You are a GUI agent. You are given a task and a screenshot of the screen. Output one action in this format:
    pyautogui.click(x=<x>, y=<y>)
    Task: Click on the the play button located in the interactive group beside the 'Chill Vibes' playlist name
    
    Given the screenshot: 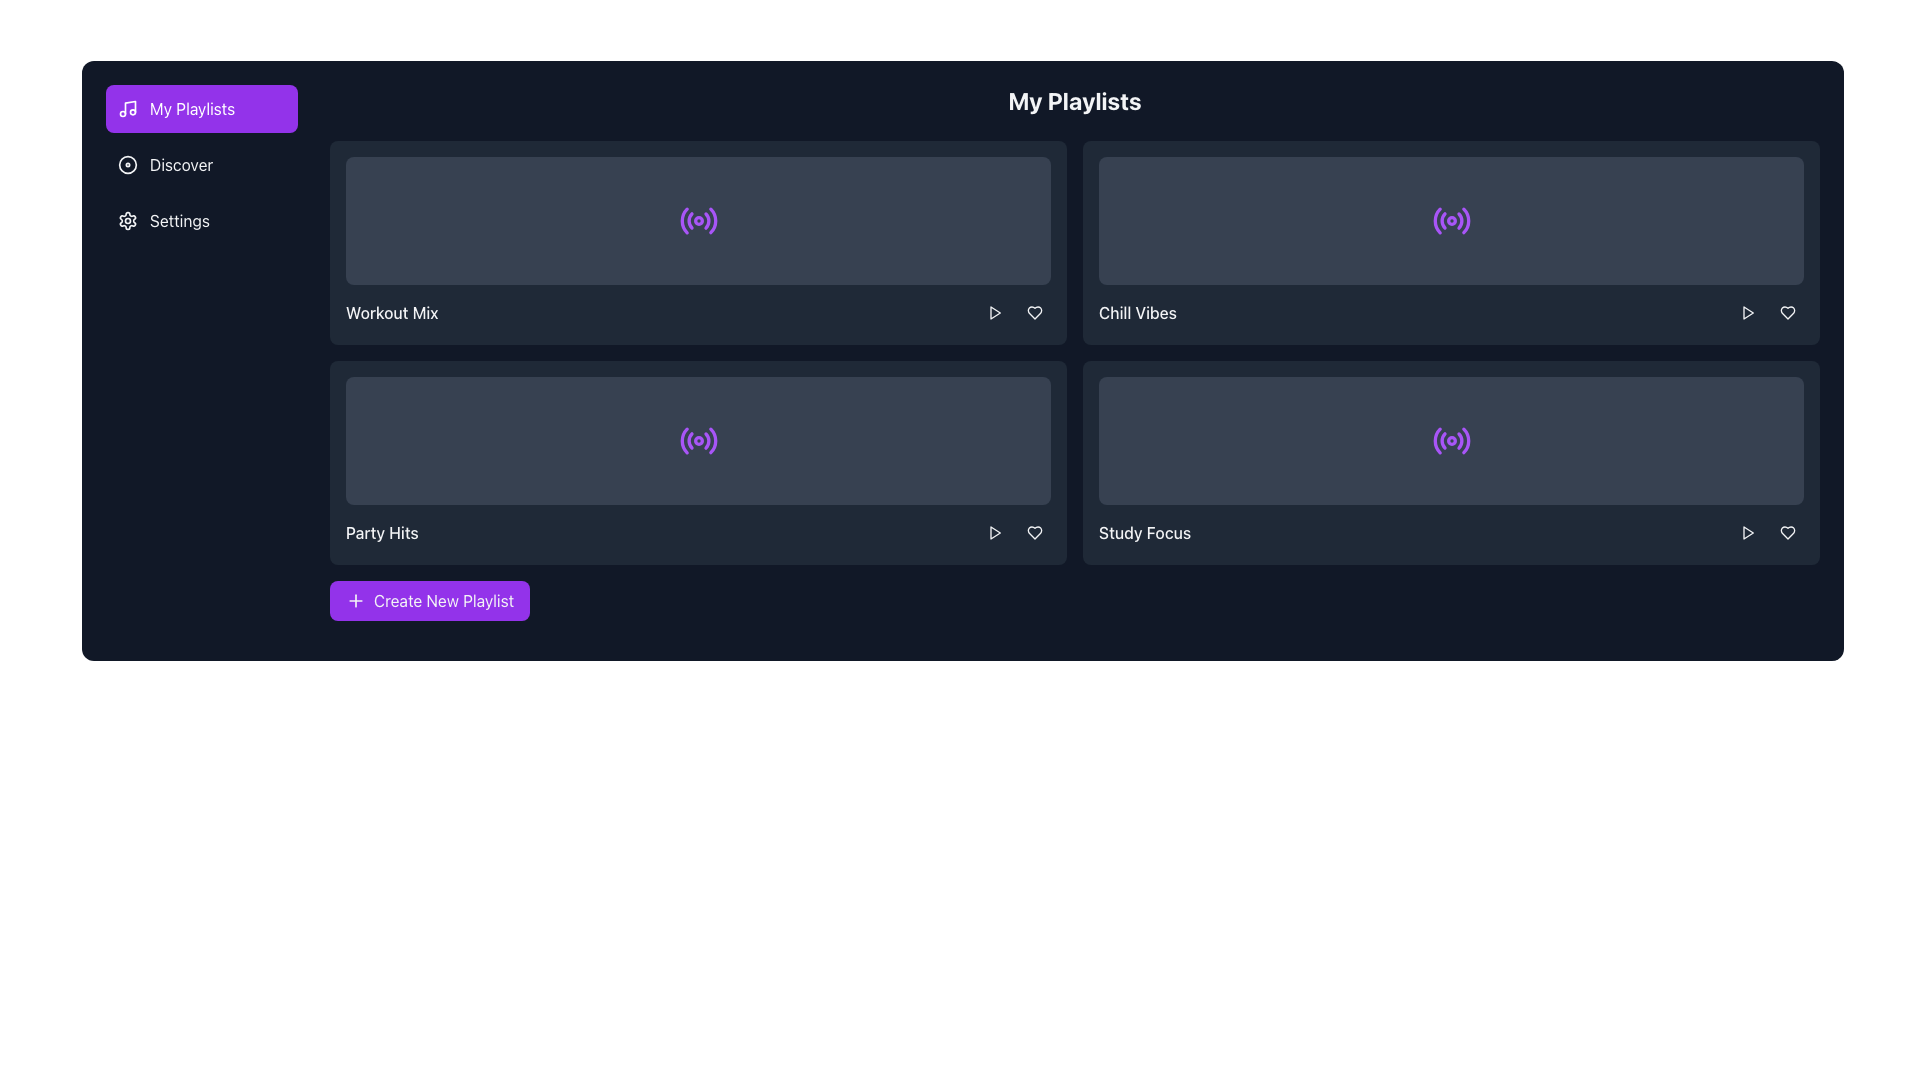 What is the action you would take?
    pyautogui.click(x=1767, y=312)
    